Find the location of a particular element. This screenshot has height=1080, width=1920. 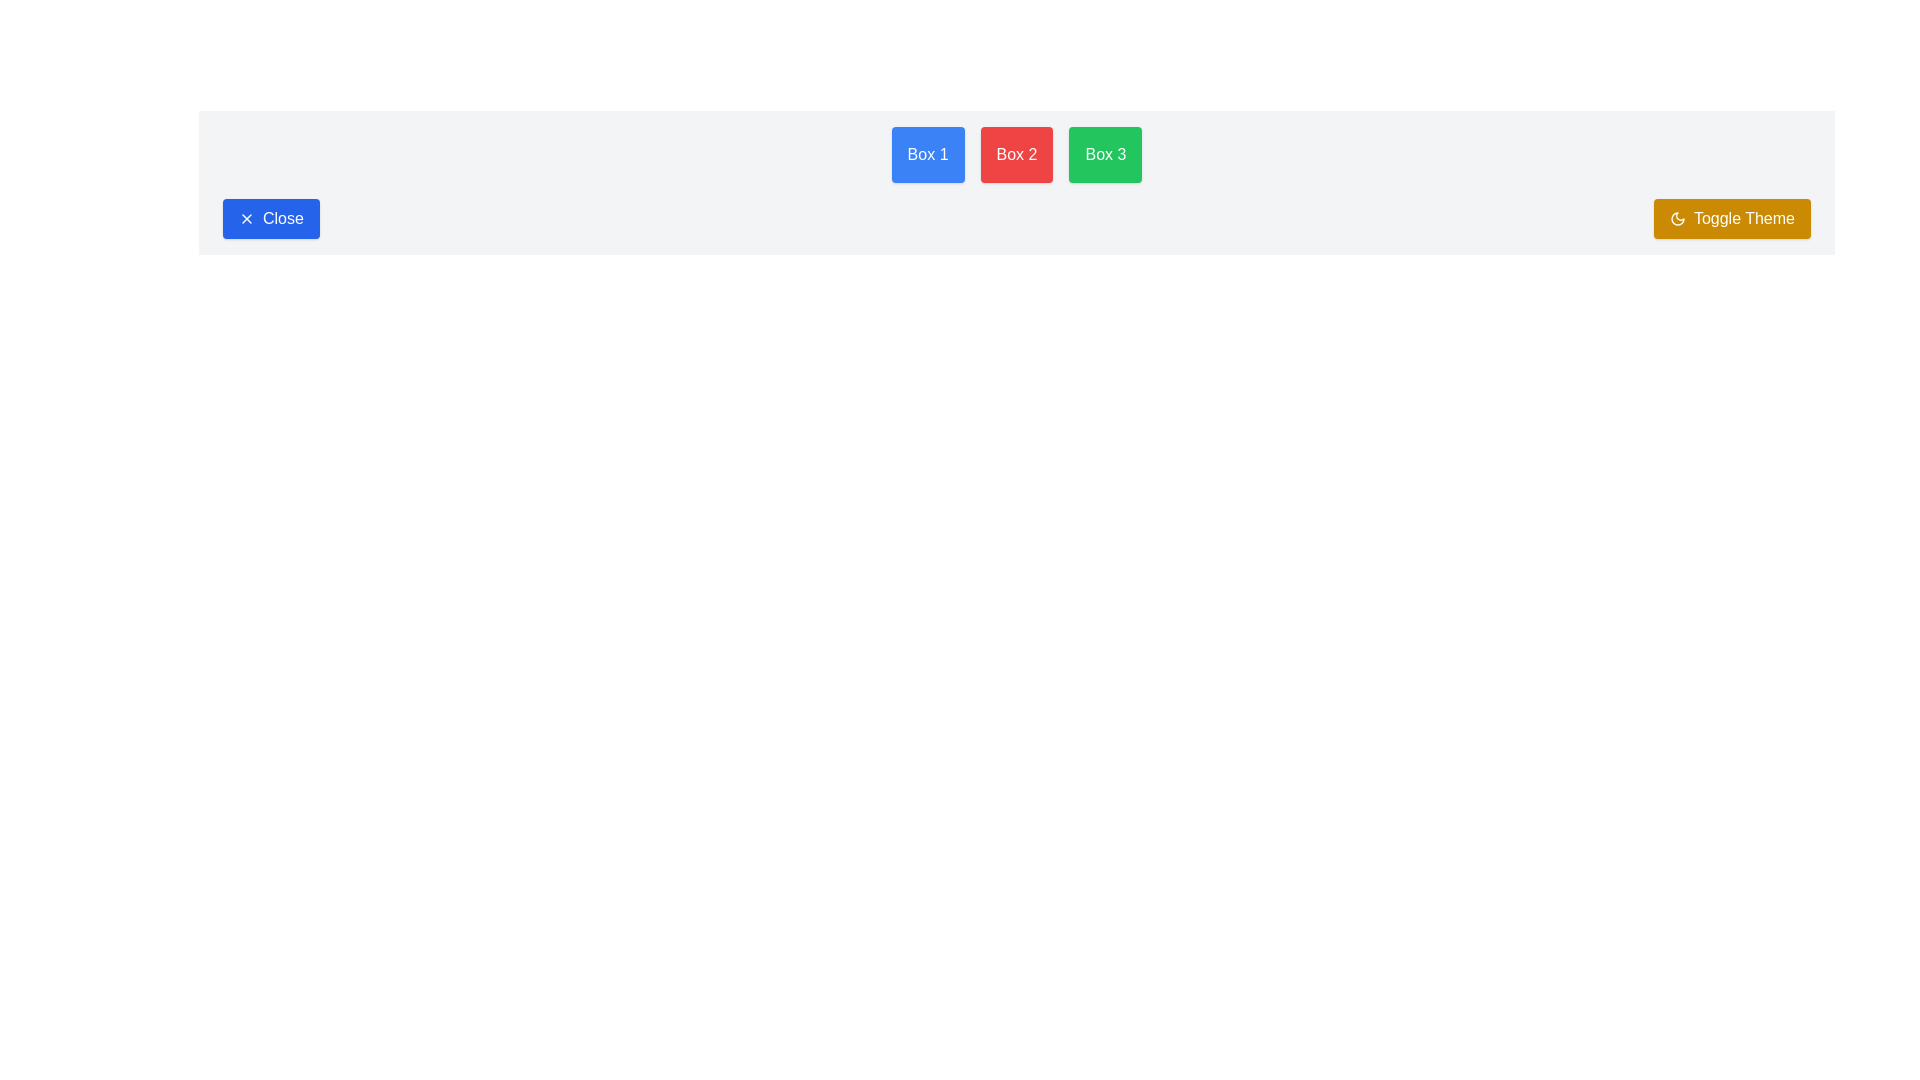

the blue 'Close' button with white text and an 'x' icon is located at coordinates (270, 219).